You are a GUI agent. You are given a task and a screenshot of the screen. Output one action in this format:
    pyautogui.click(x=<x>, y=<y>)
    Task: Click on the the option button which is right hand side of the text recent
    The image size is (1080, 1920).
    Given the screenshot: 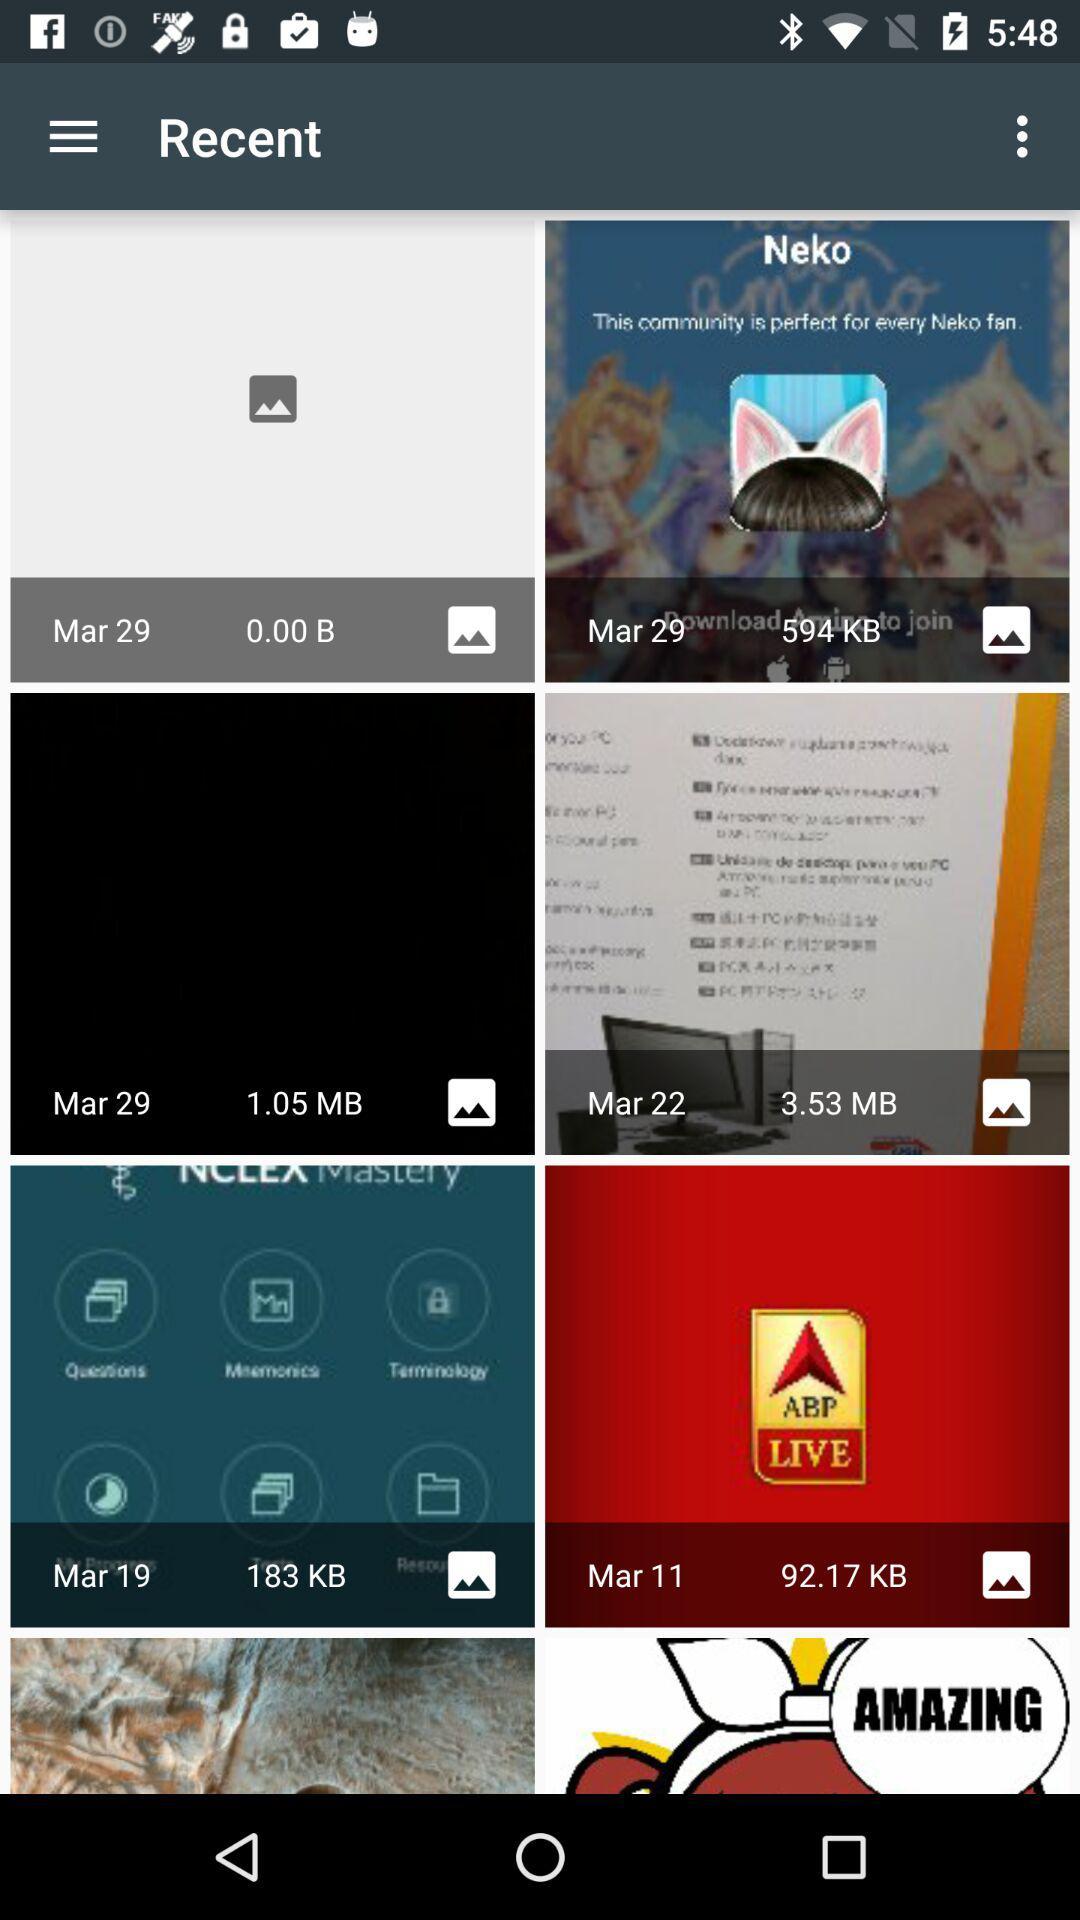 What is the action you would take?
    pyautogui.click(x=1027, y=136)
    